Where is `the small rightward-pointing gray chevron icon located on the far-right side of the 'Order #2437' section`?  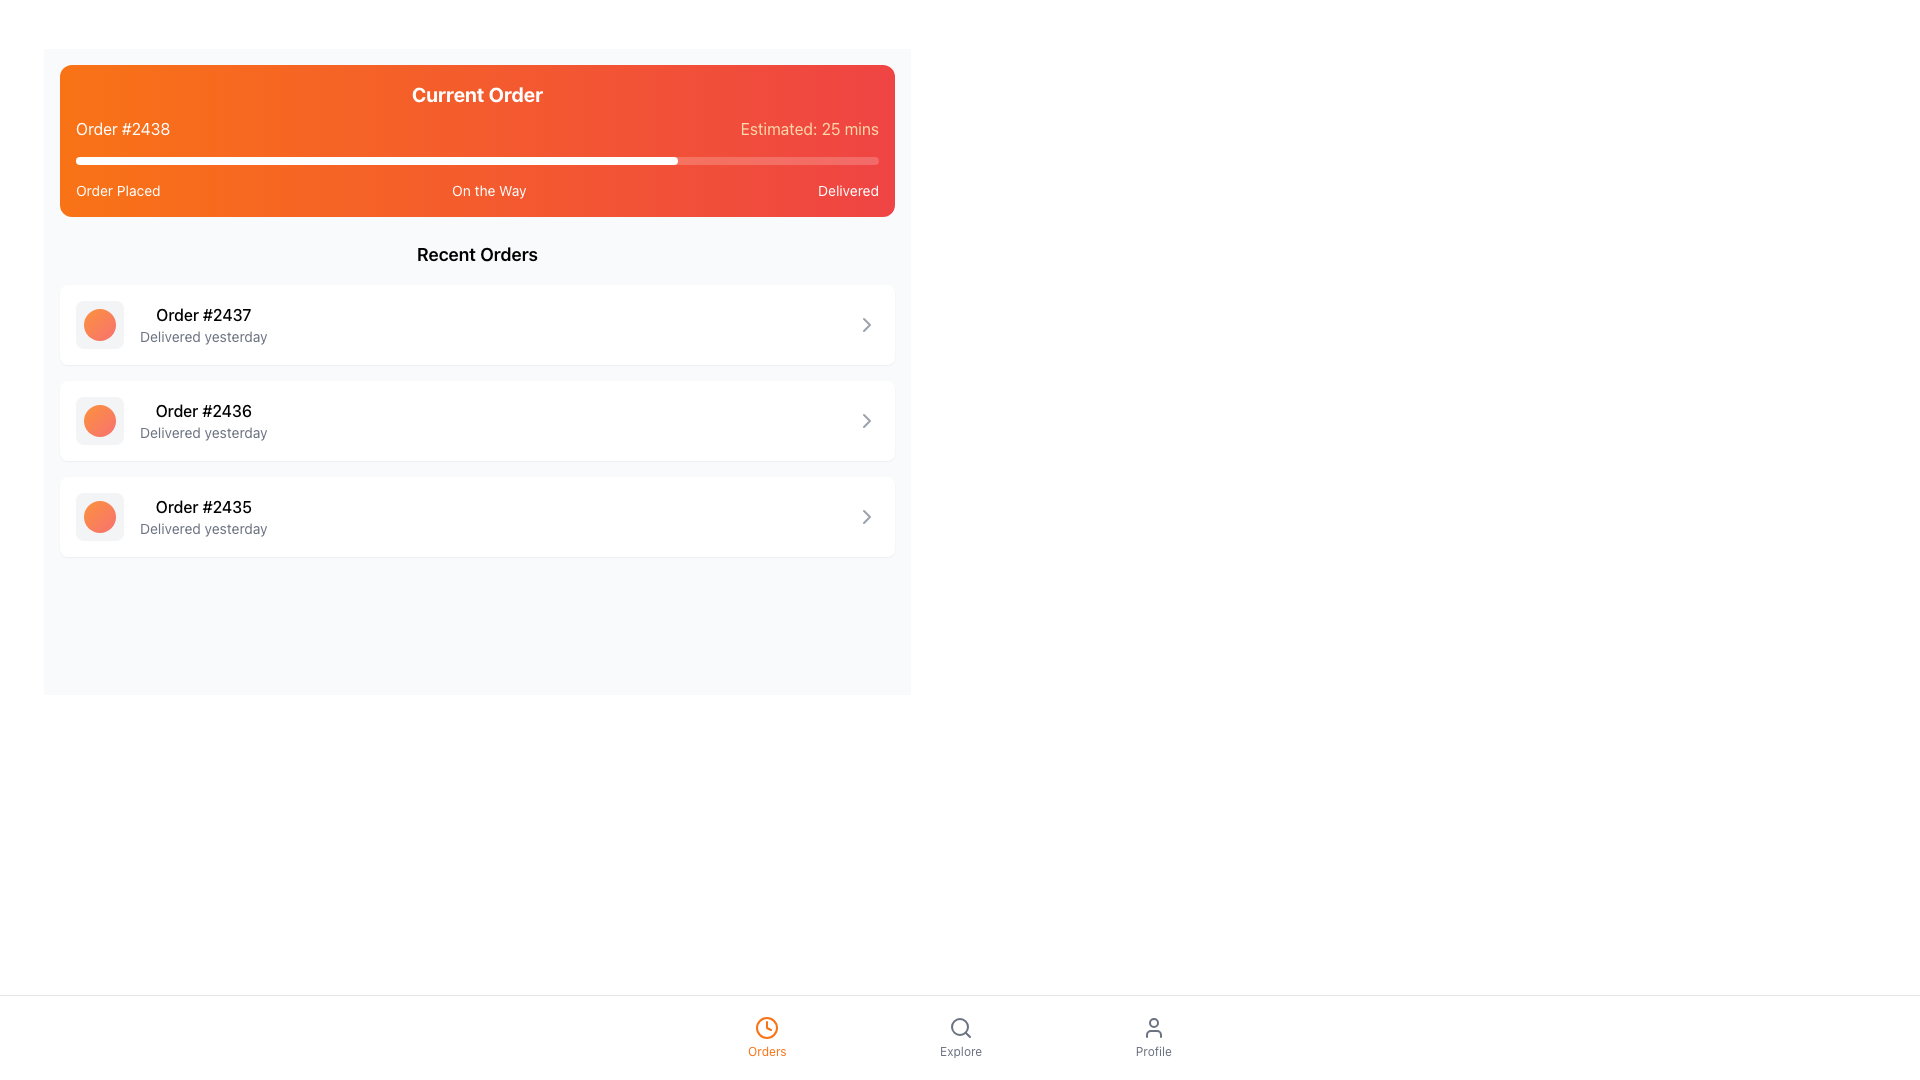
the small rightward-pointing gray chevron icon located on the far-right side of the 'Order #2437' section is located at coordinates (867, 323).